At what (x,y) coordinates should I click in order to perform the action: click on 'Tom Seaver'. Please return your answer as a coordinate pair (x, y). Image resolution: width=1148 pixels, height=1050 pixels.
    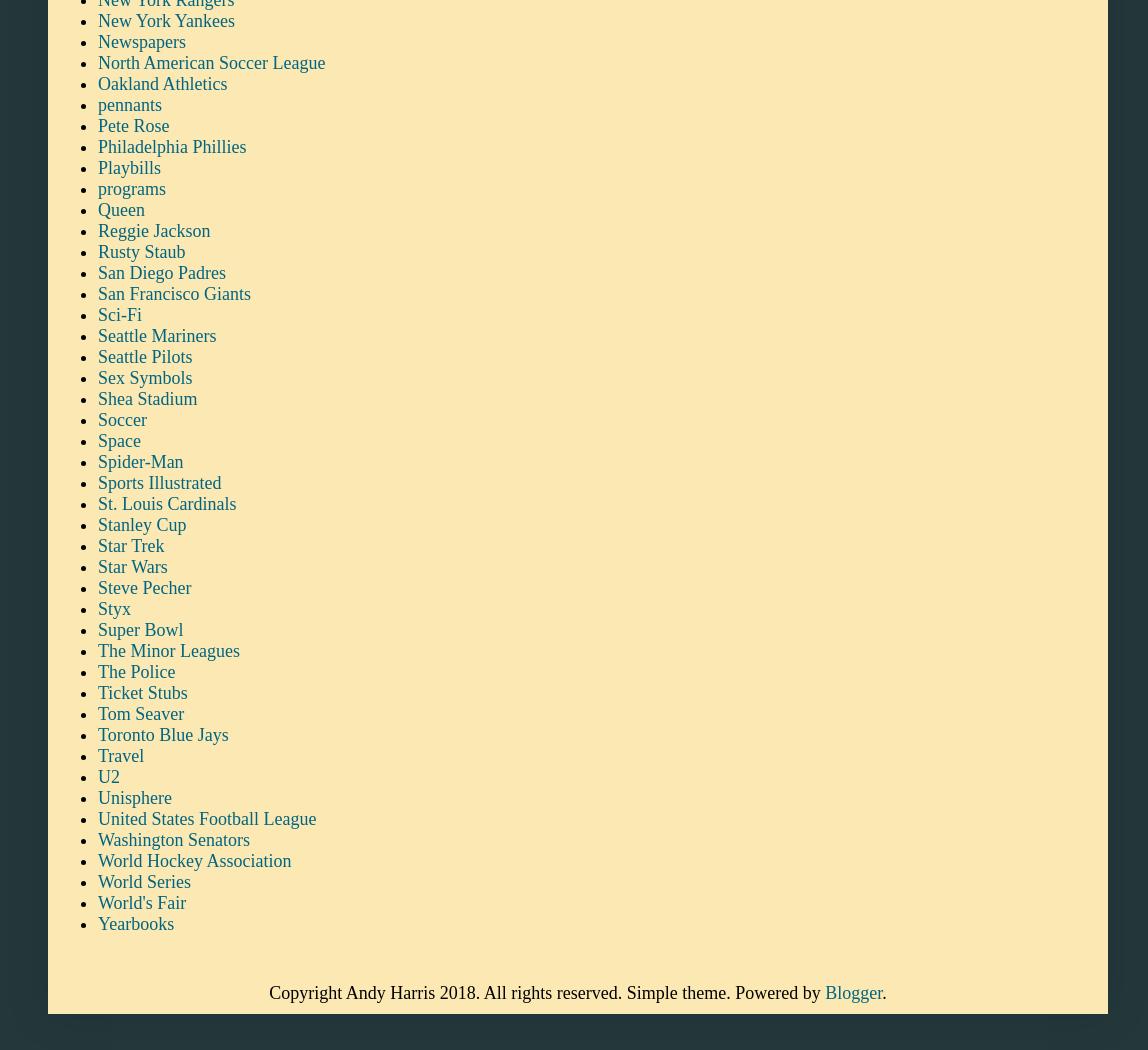
    Looking at the image, I should click on (140, 712).